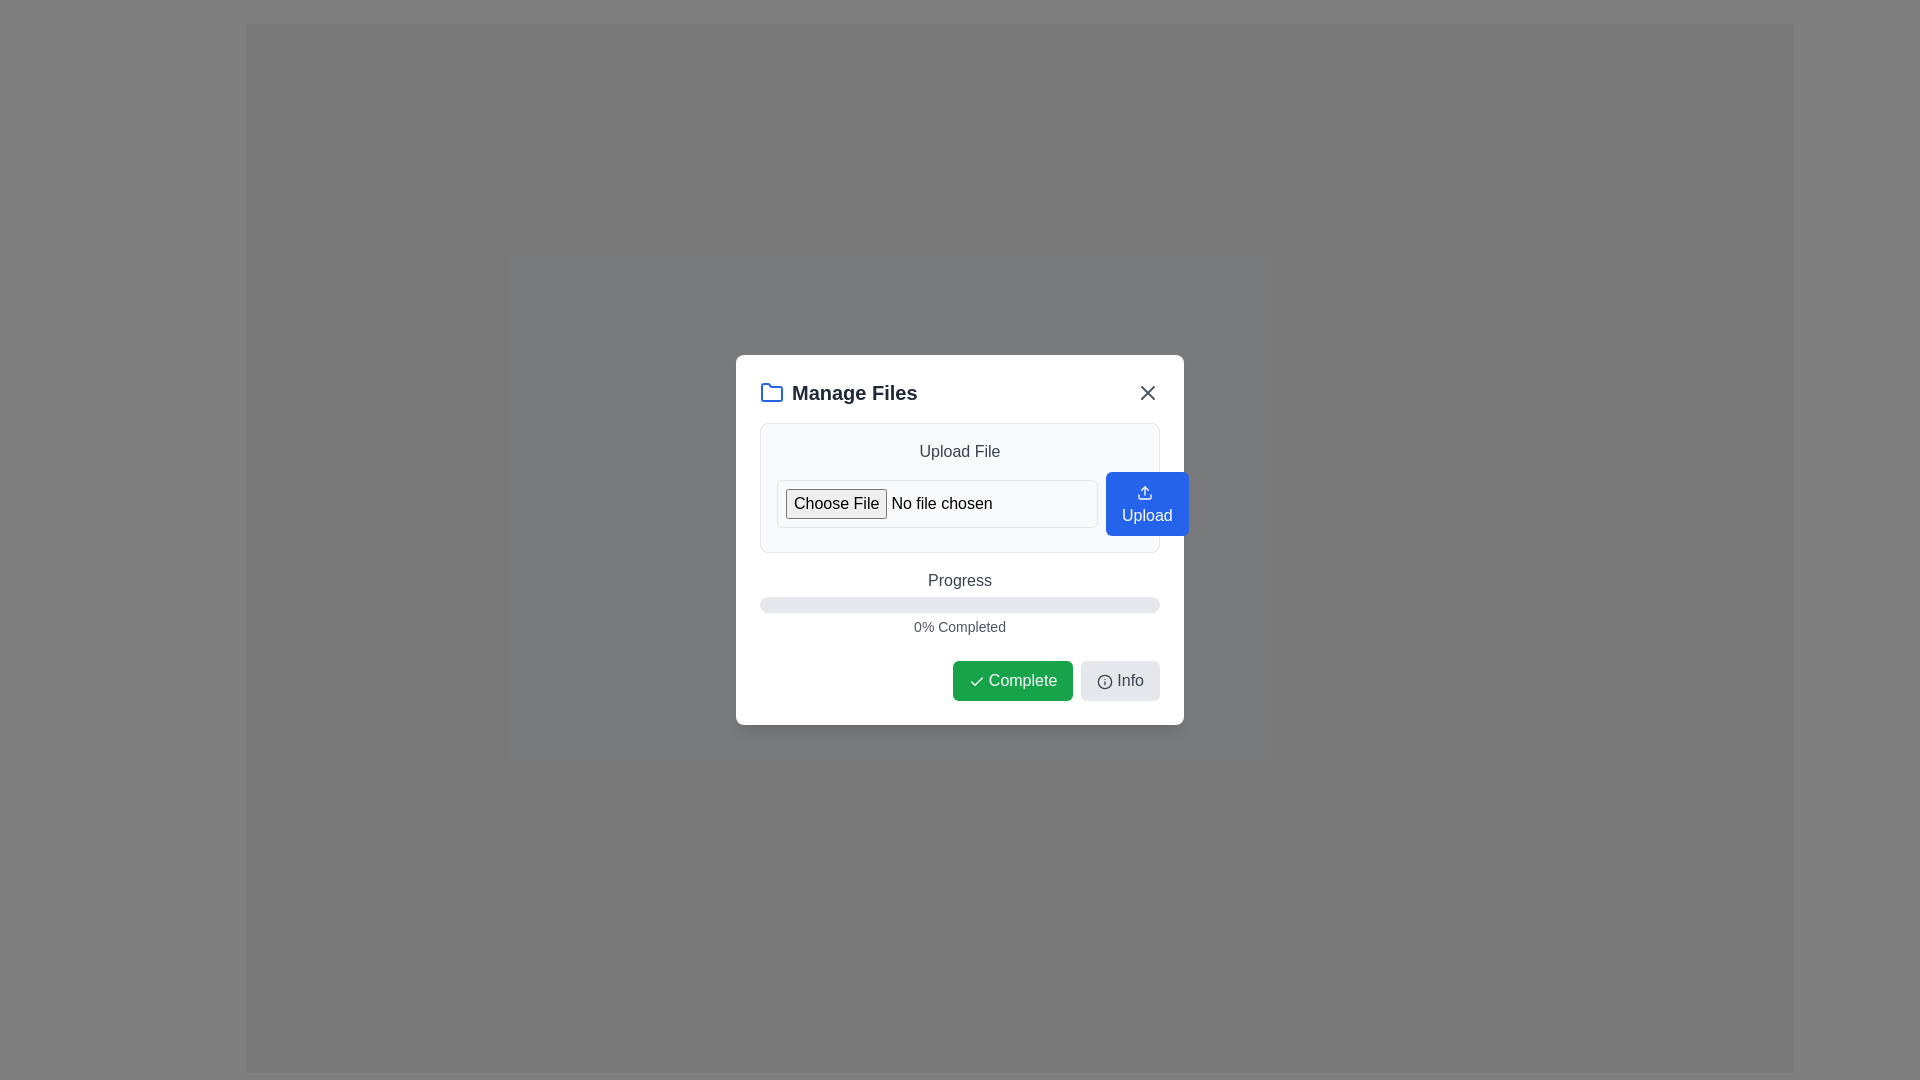 This screenshot has height=1080, width=1920. What do you see at coordinates (838, 393) in the screenshot?
I see `the label with decorative icon indicating file management in the upper-left corner of the pop-up dialog box` at bounding box center [838, 393].